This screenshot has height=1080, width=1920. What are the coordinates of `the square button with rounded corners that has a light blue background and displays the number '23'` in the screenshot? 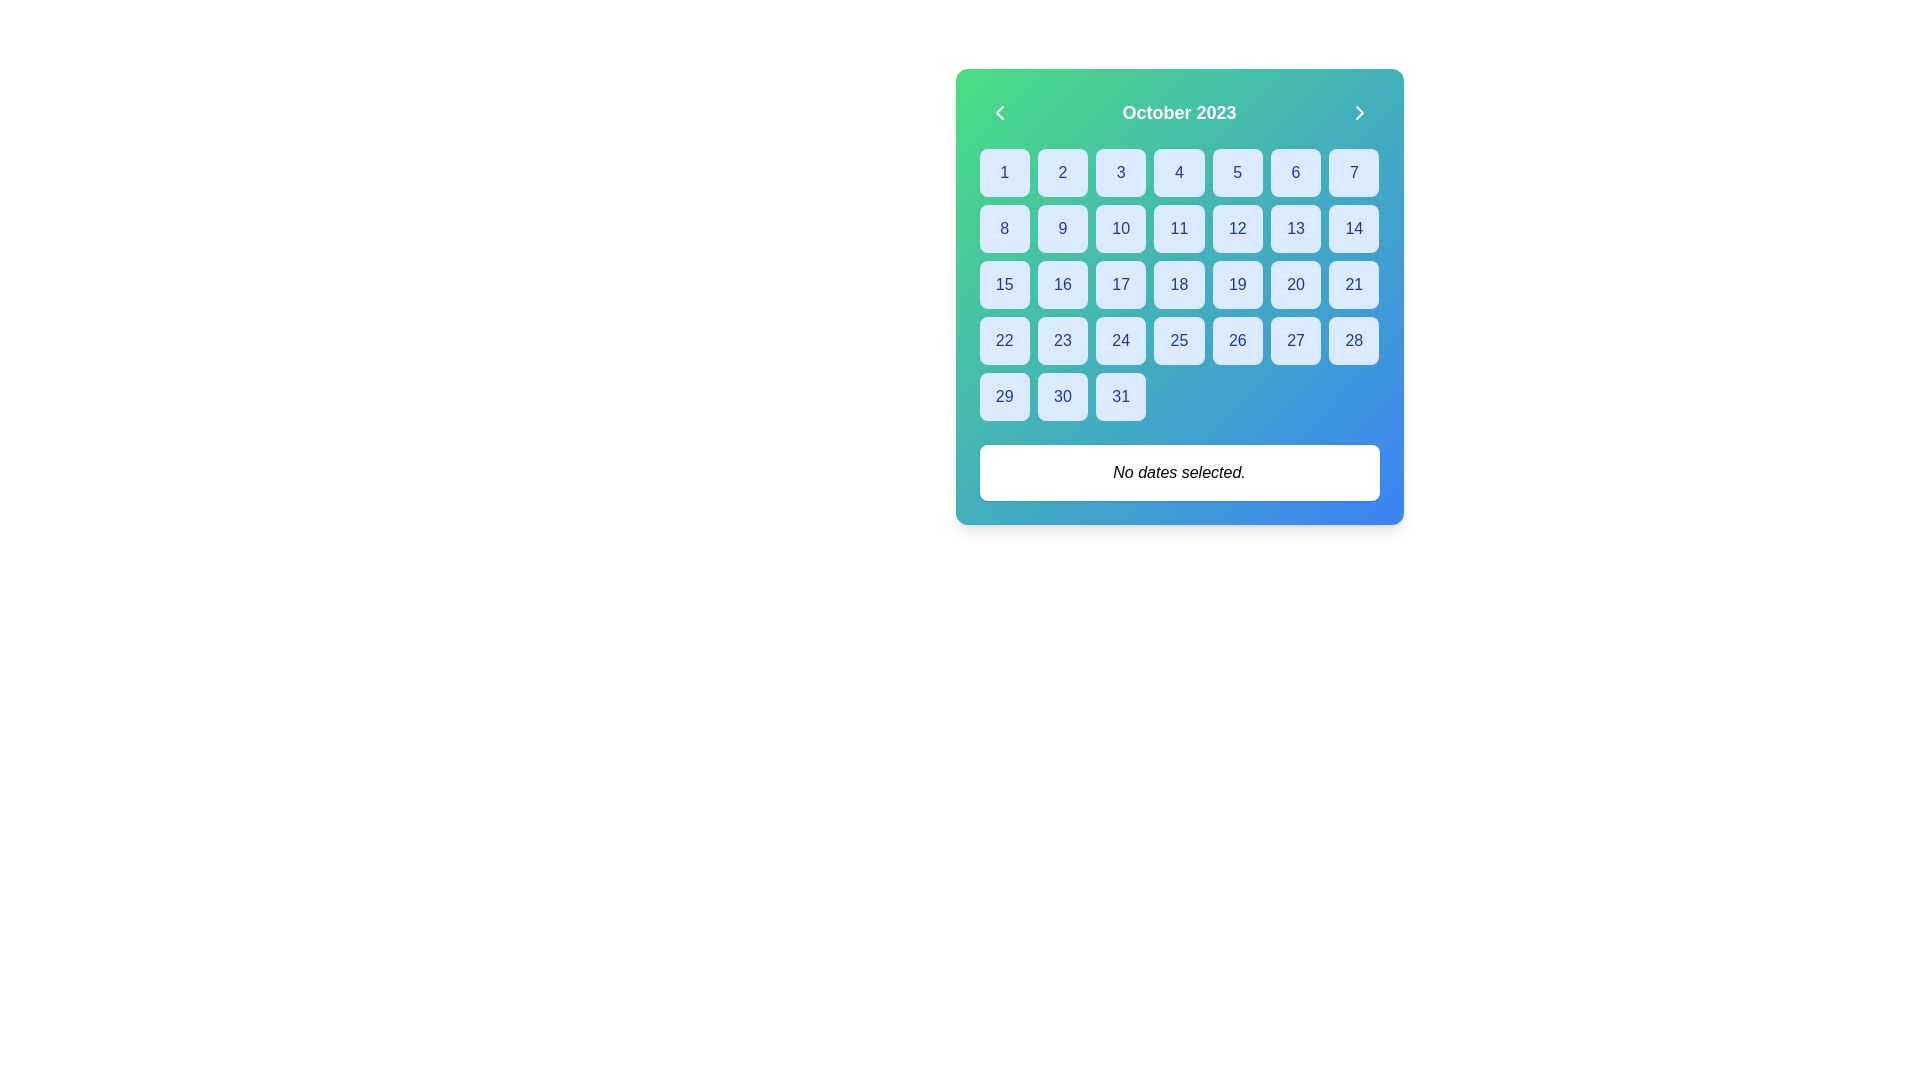 It's located at (1061, 339).